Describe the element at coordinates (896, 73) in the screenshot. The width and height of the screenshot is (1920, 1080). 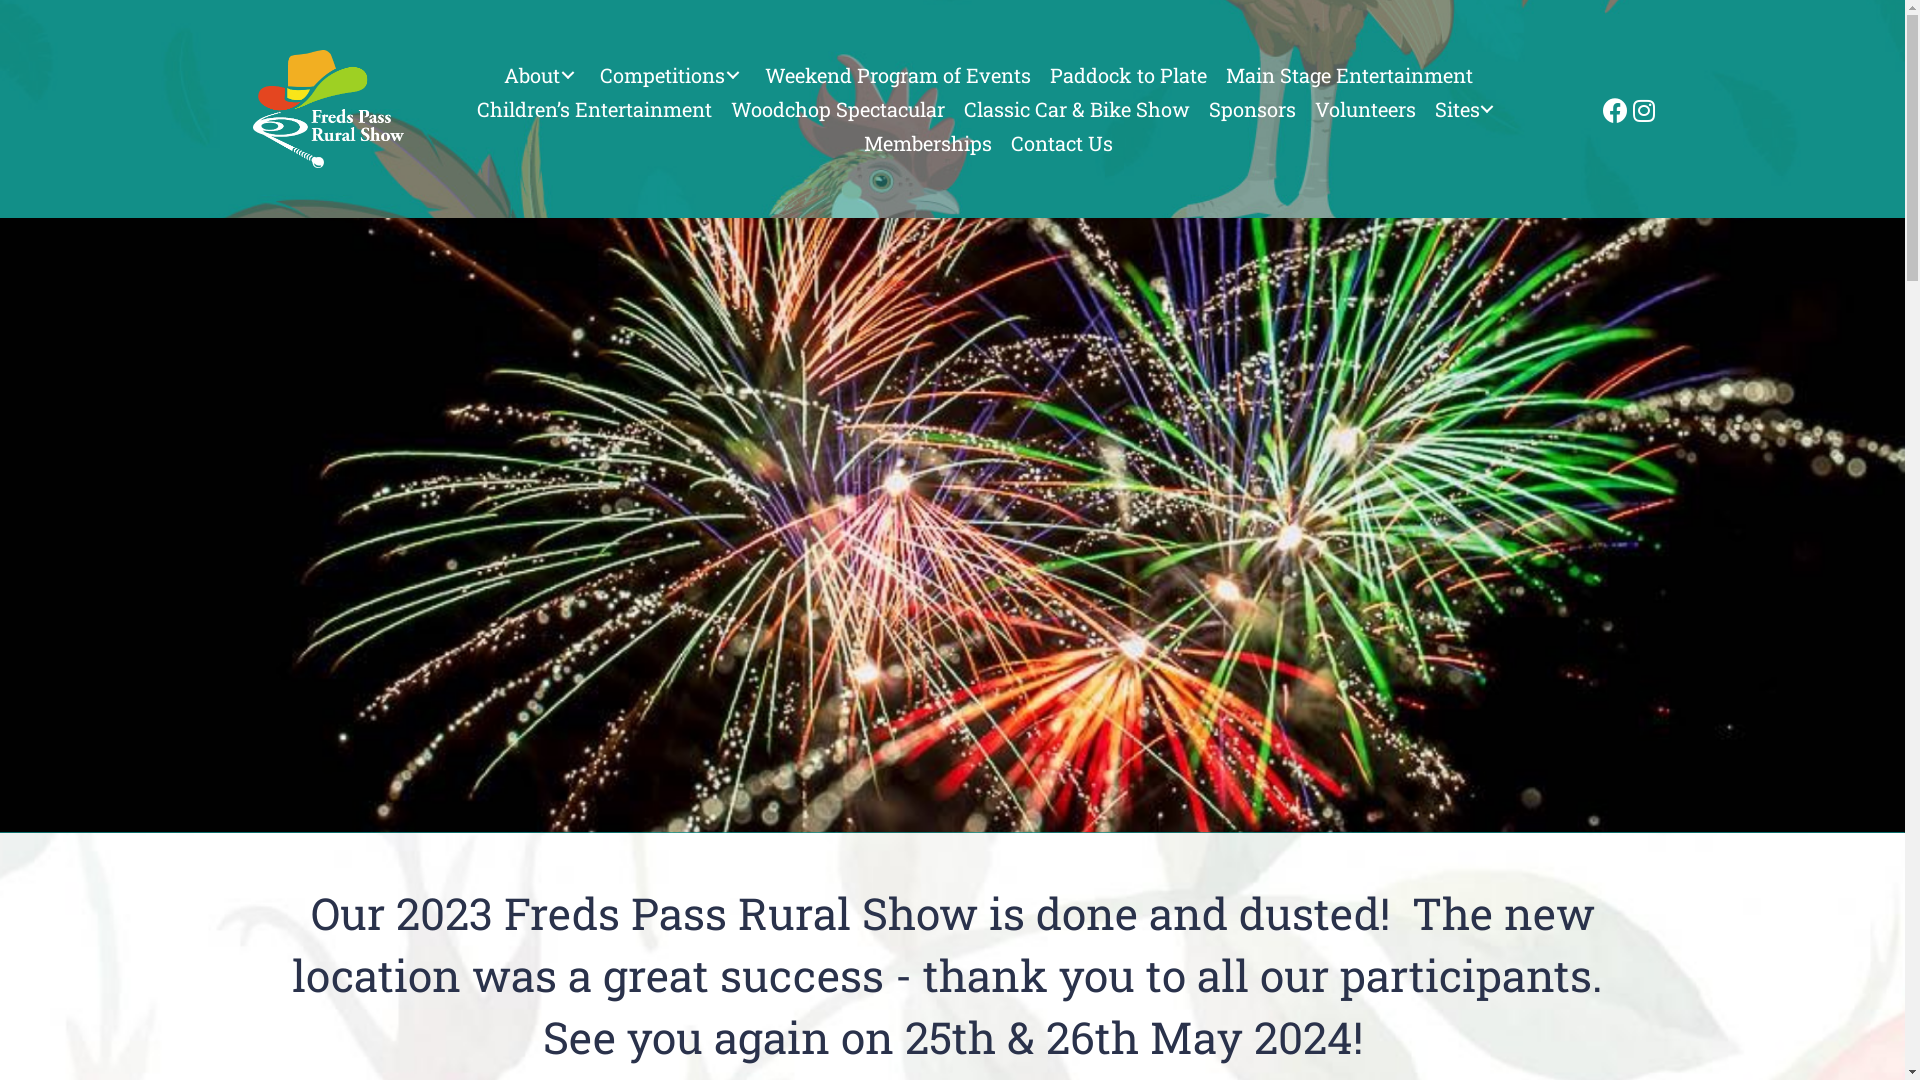
I see `'Weekend Program of Events'` at that location.